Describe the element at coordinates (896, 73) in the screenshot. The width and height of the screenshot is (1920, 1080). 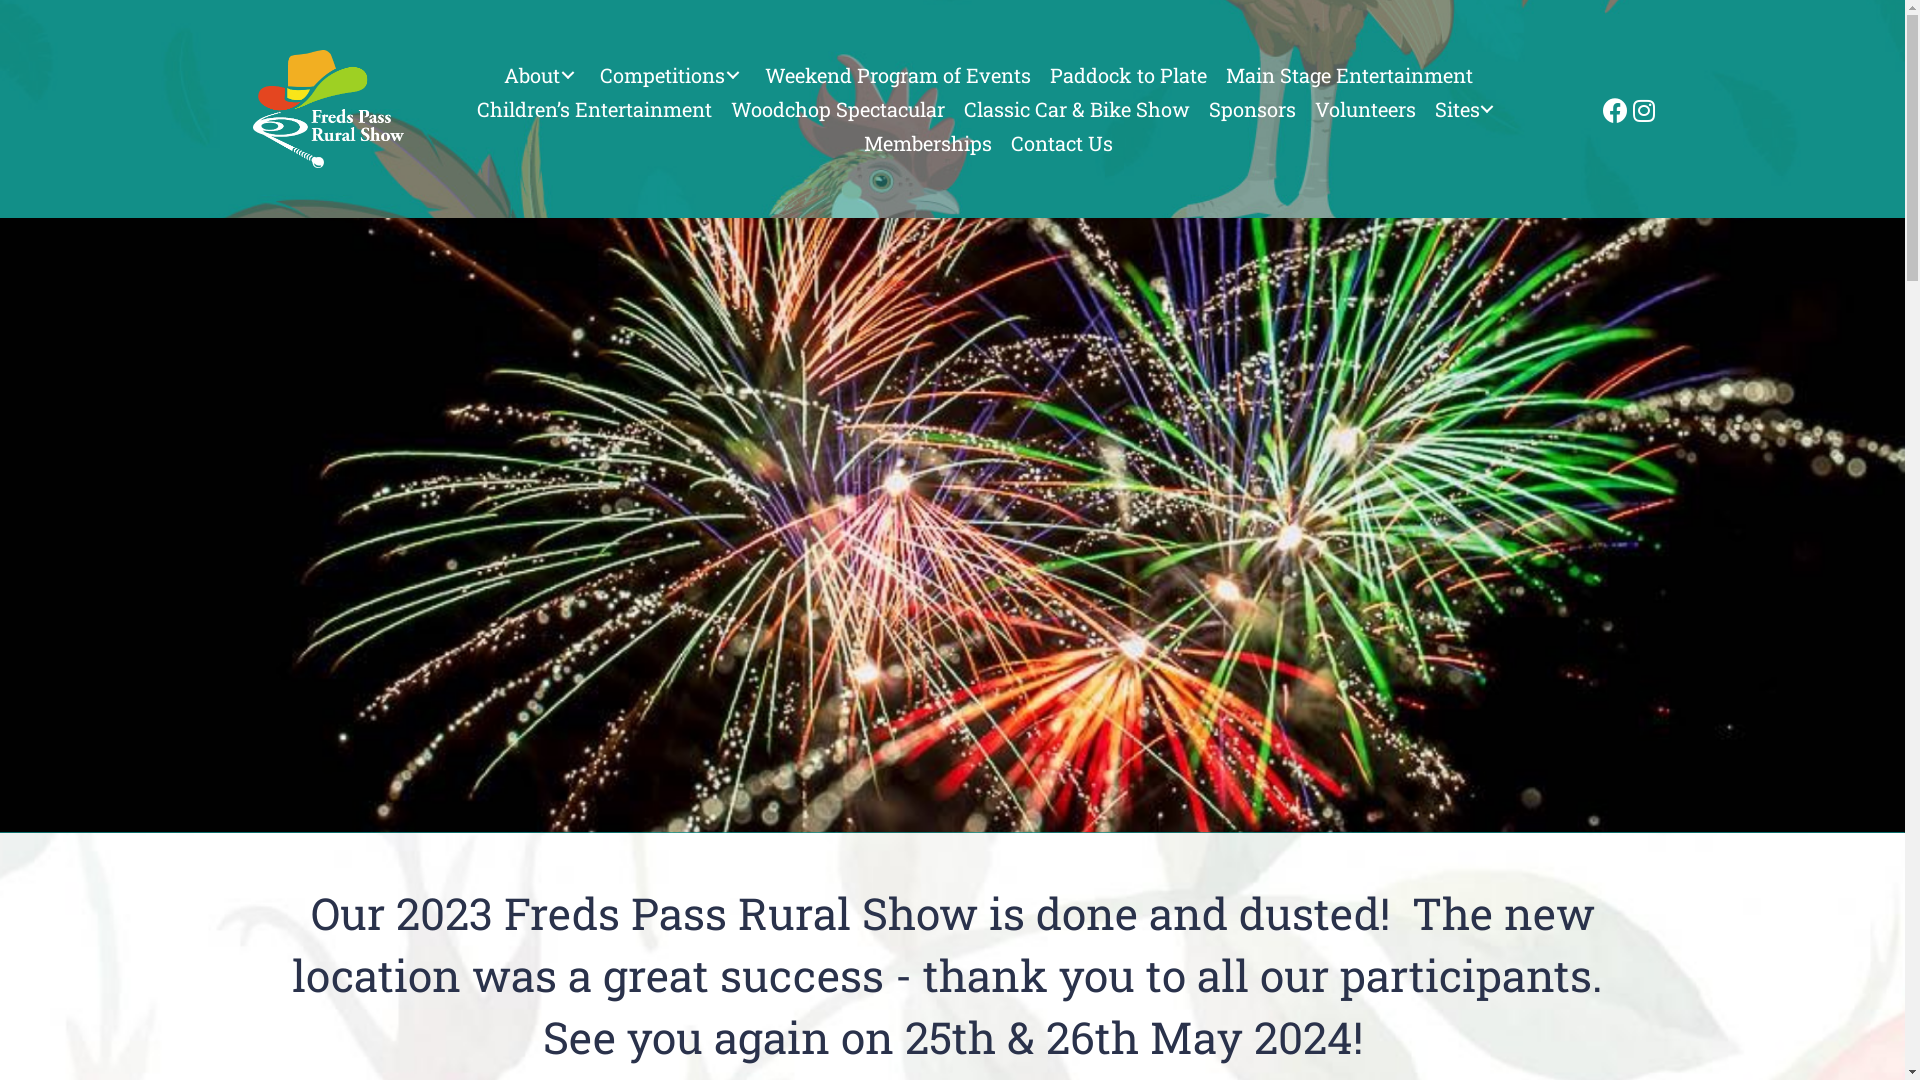
I see `'Weekend Program of Events'` at that location.